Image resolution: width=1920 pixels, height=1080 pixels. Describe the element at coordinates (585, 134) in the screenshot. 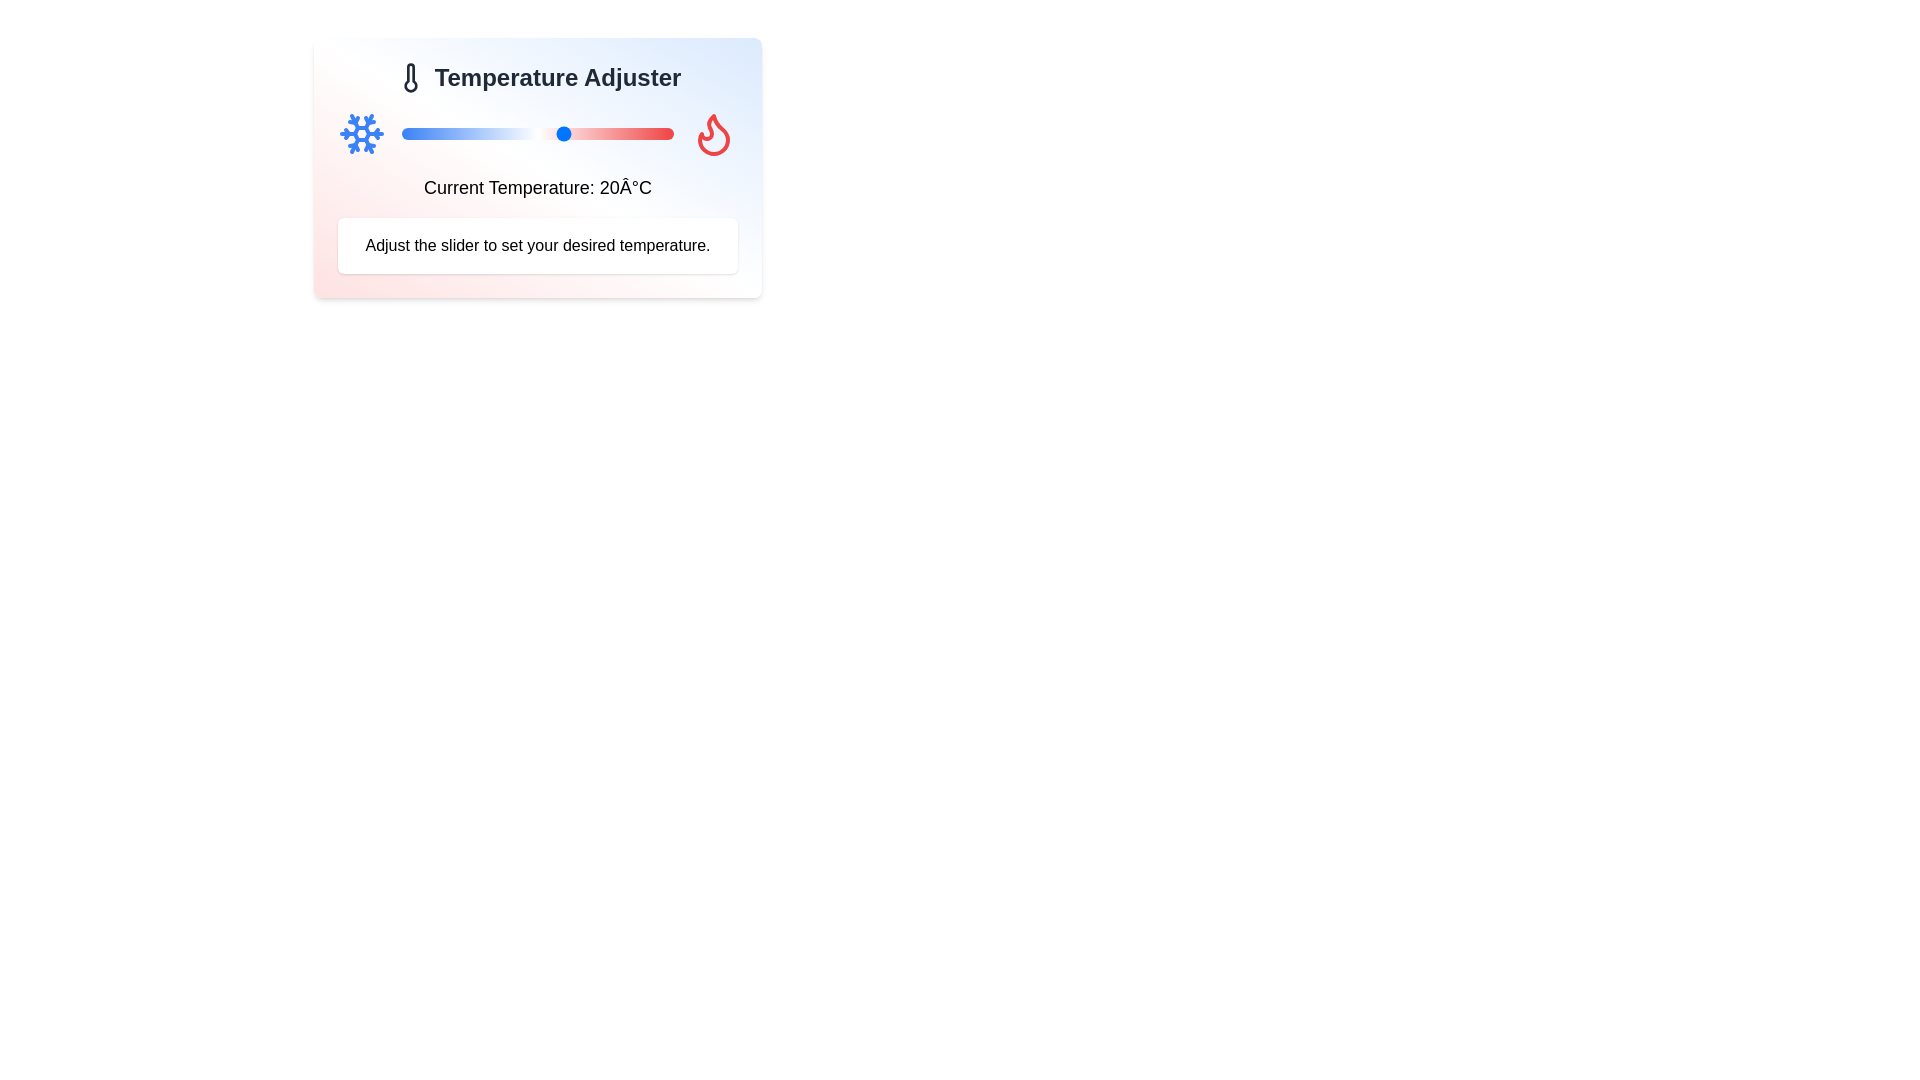

I see `the slider to set the temperature to 24°C` at that location.